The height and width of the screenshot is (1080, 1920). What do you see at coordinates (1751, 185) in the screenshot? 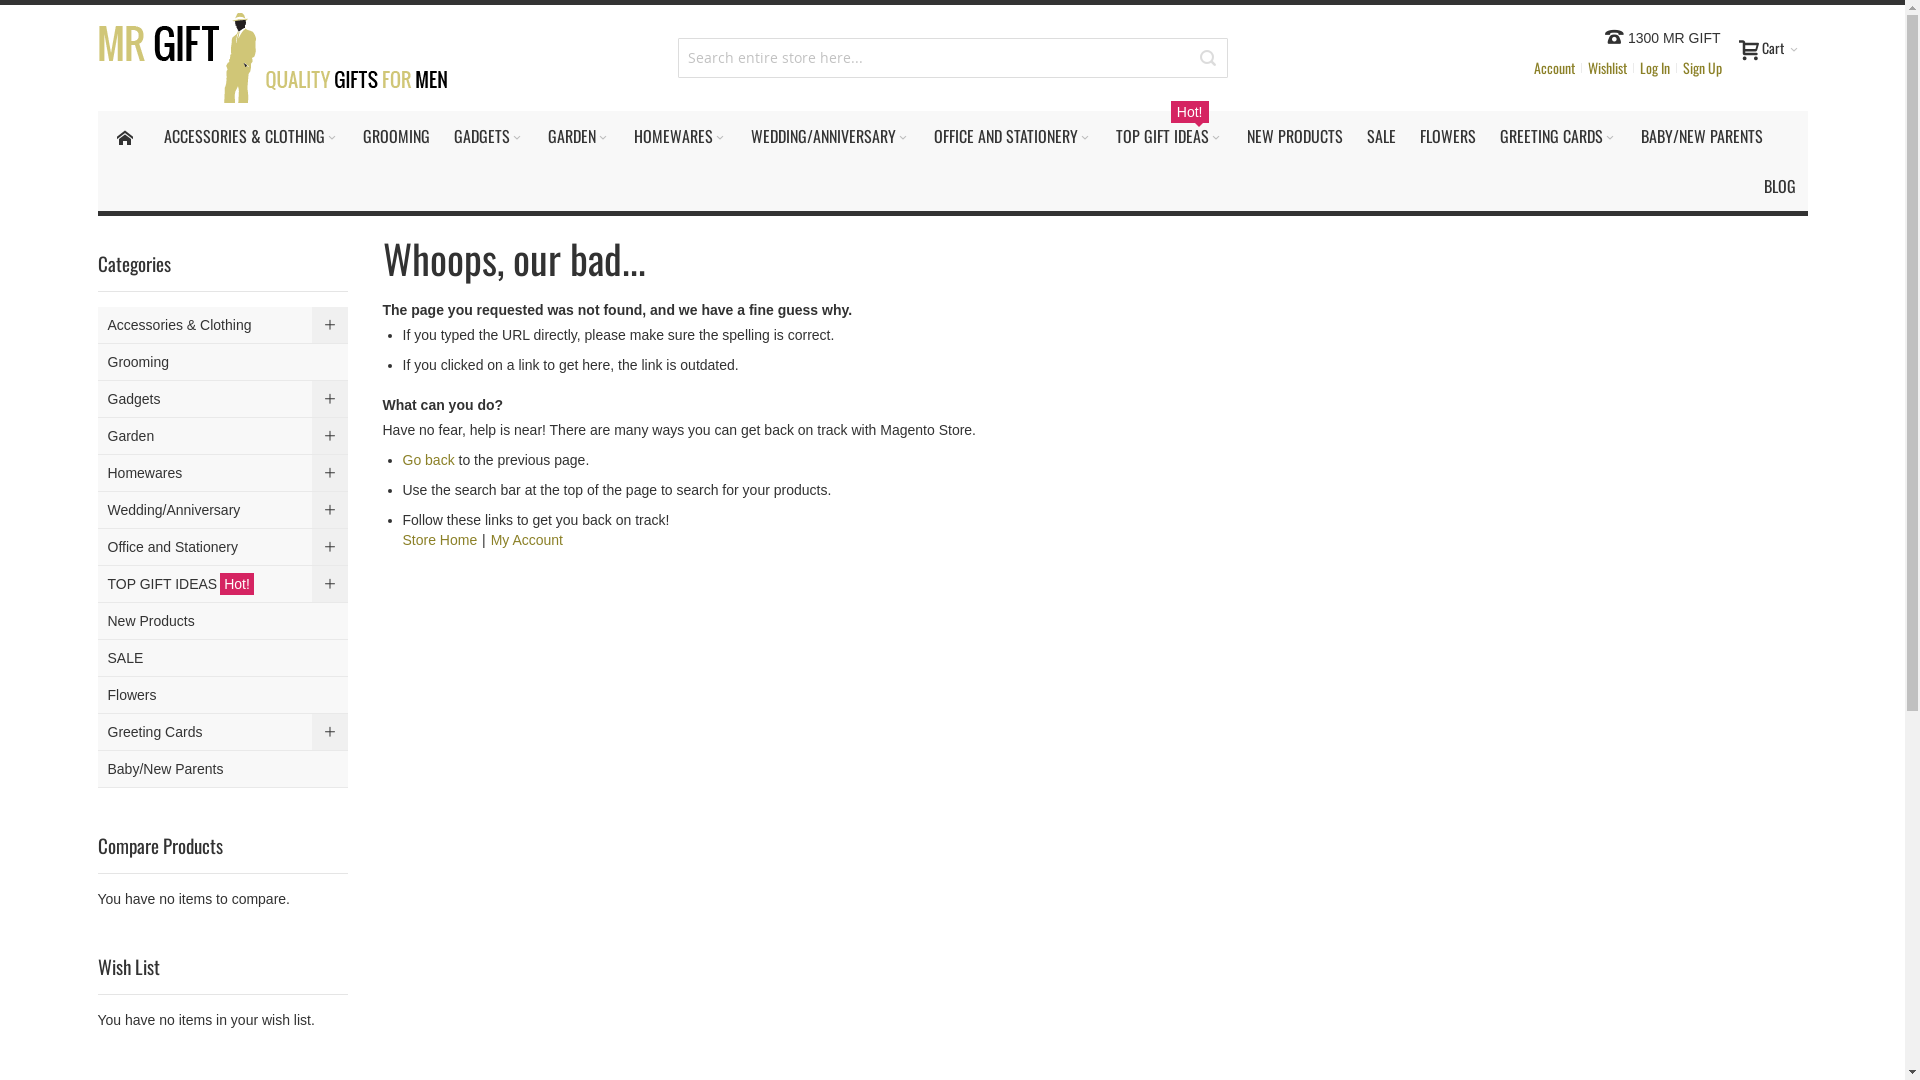
I see `'BLOG'` at bounding box center [1751, 185].